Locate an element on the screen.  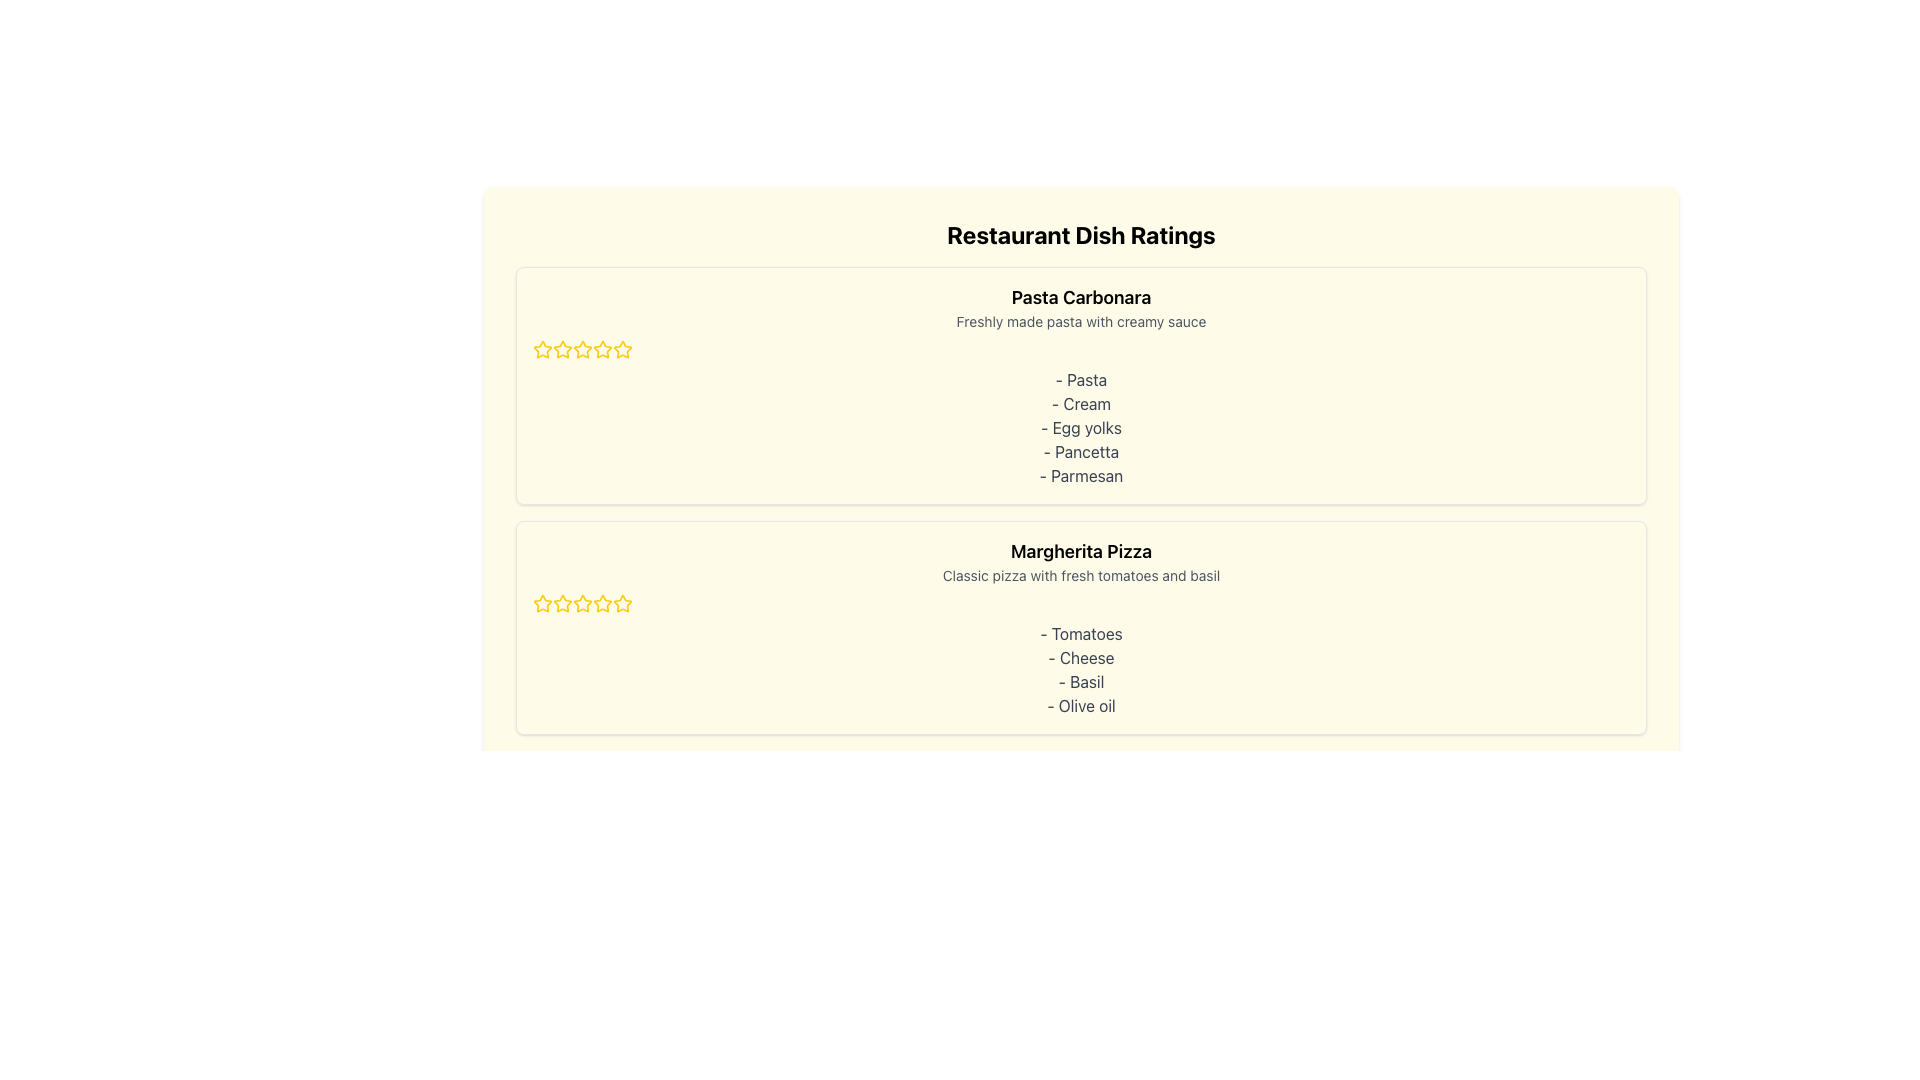
the text label displaying 'Cheese' in a vertical list of ingredients under 'Margherita Pizza', located directly below 'Tomatoes' is located at coordinates (1080, 658).